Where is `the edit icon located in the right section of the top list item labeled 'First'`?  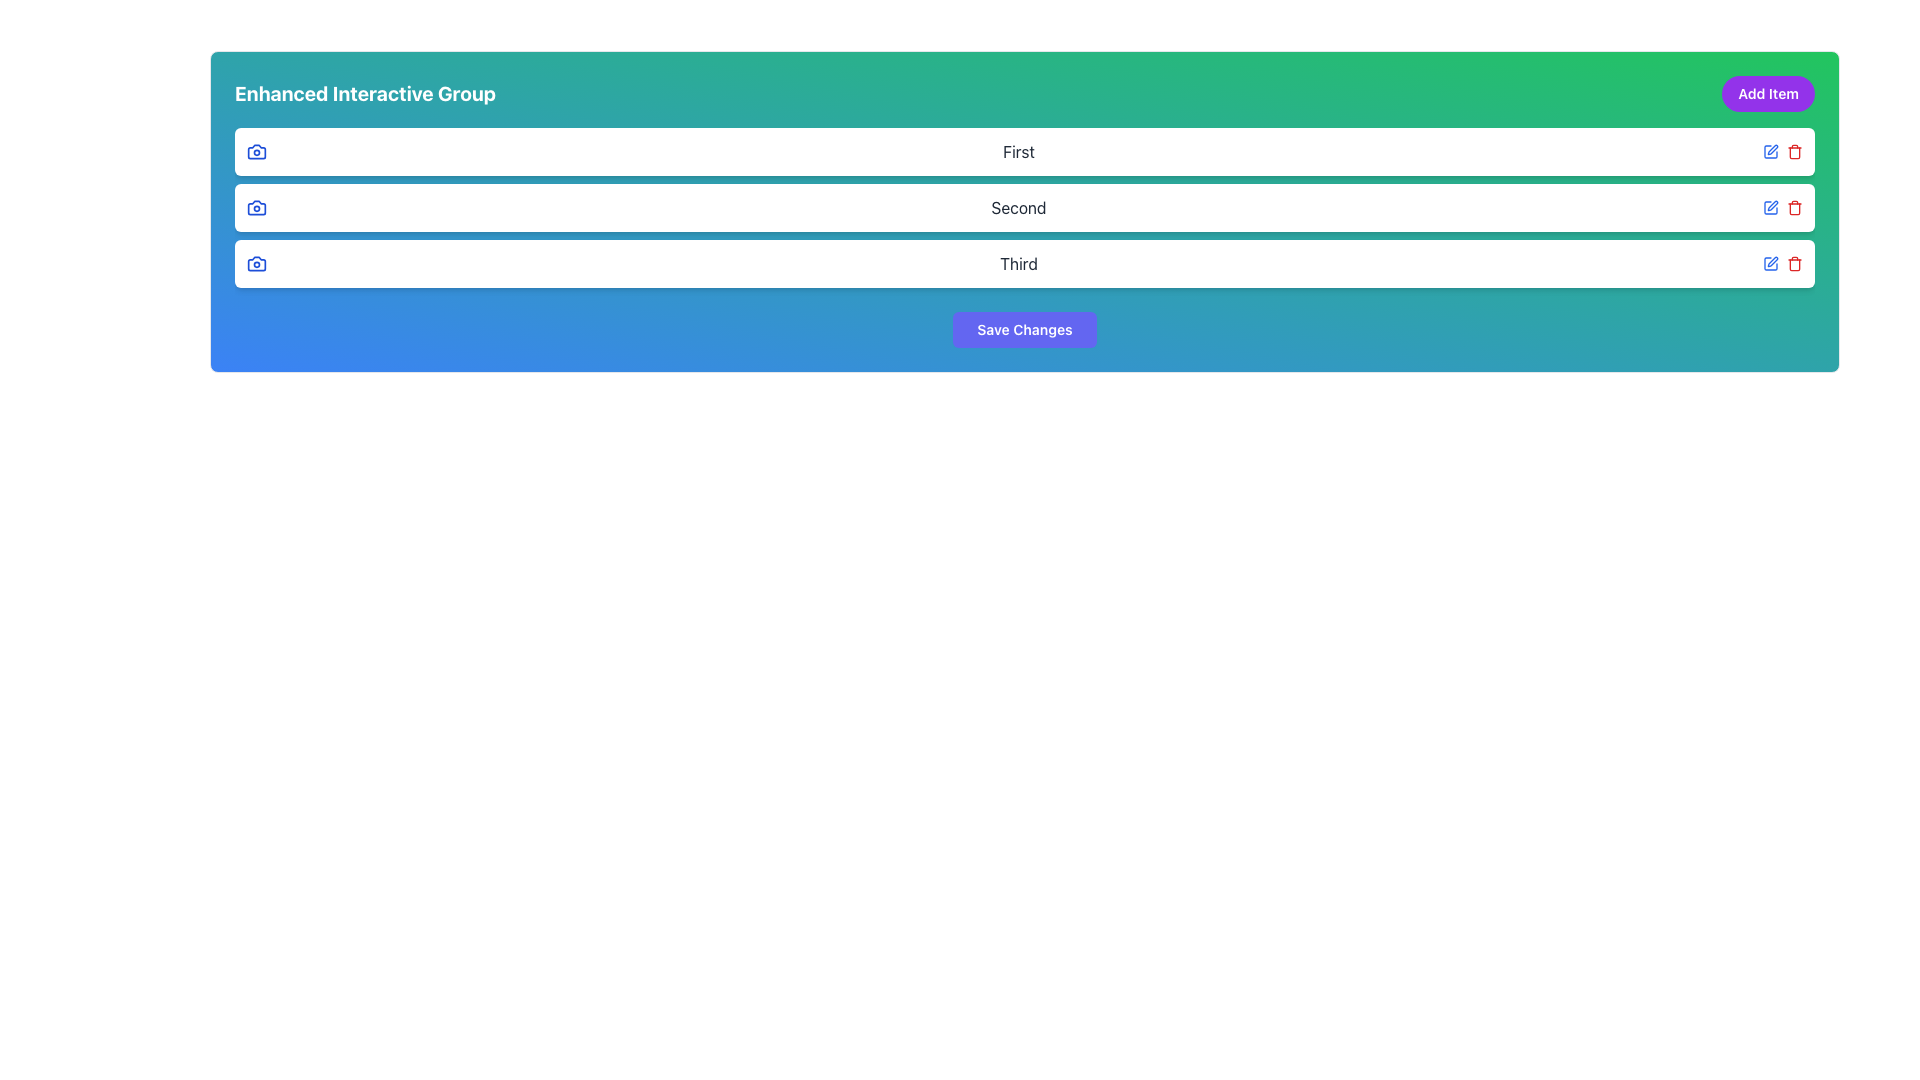
the edit icon located in the right section of the top list item labeled 'First' is located at coordinates (1771, 150).